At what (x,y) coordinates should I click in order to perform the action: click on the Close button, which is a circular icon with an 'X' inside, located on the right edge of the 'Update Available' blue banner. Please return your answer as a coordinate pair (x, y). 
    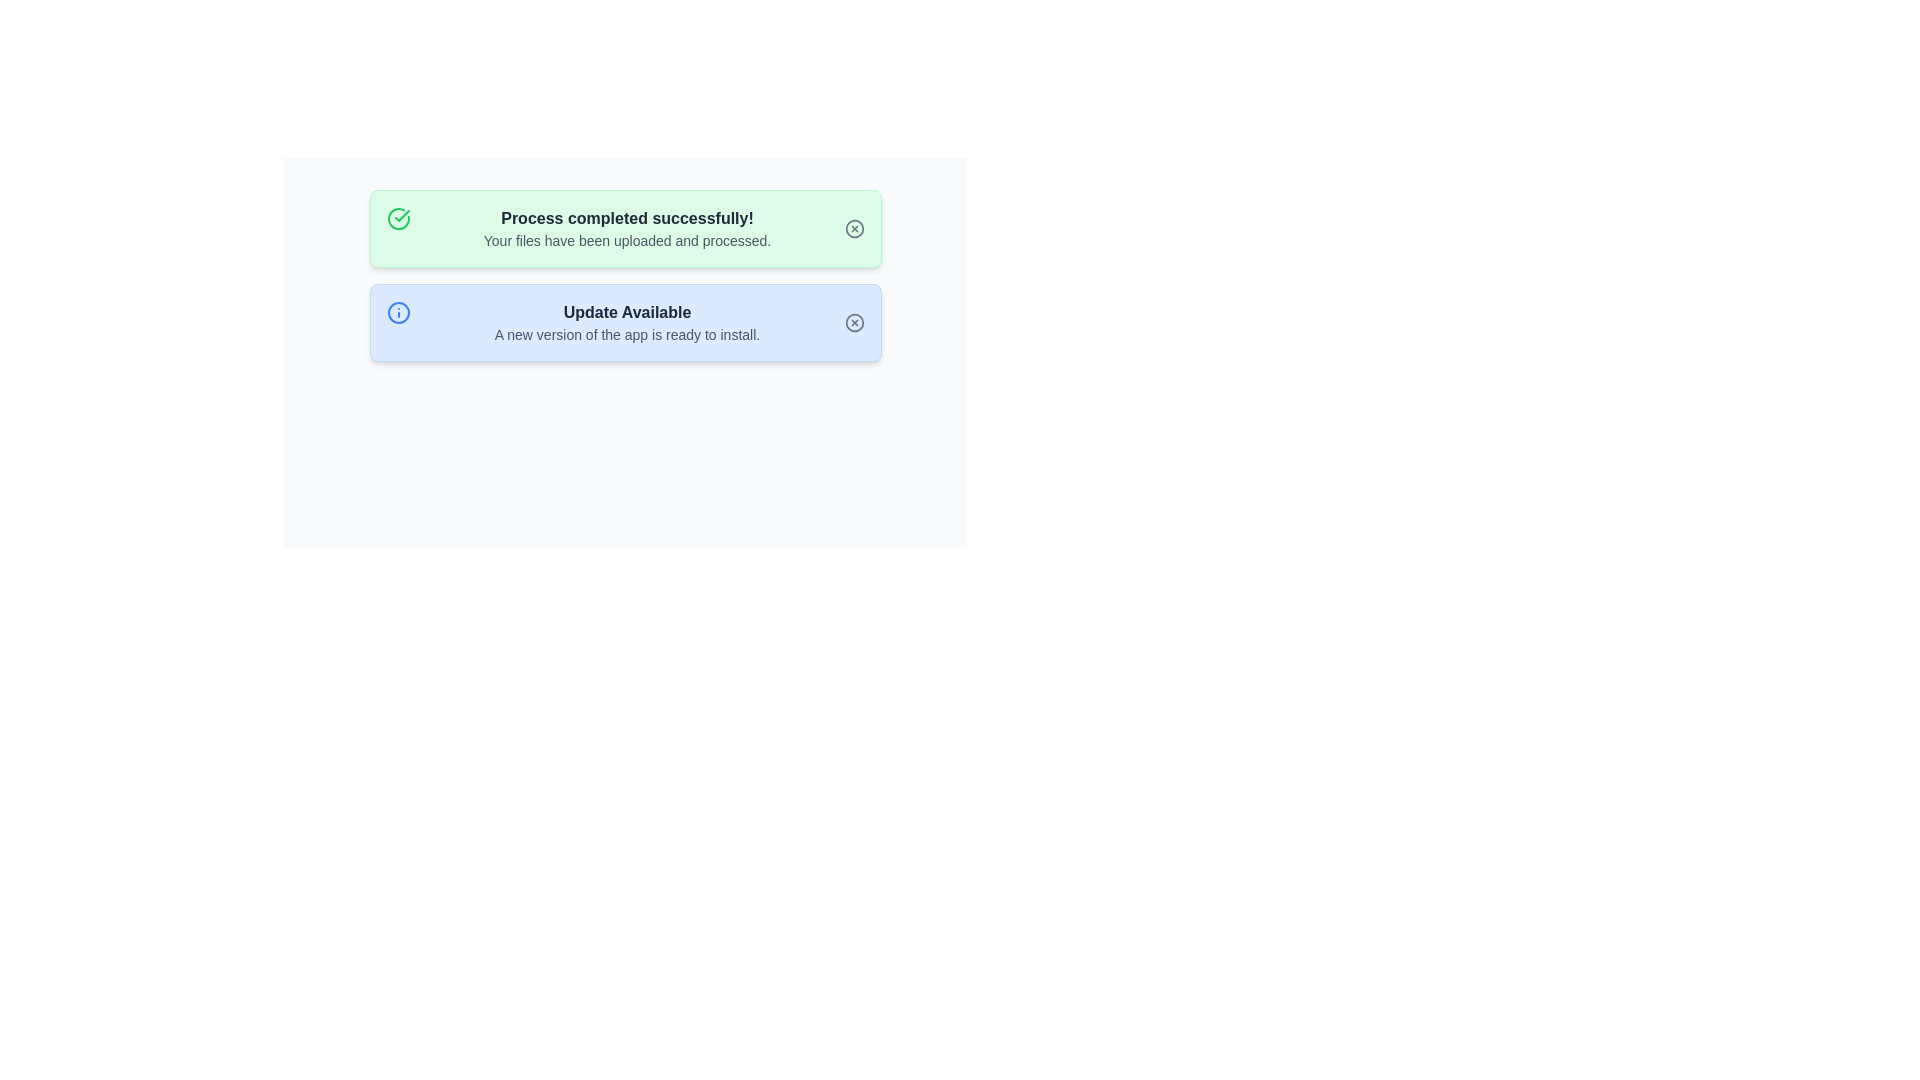
    Looking at the image, I should click on (854, 322).